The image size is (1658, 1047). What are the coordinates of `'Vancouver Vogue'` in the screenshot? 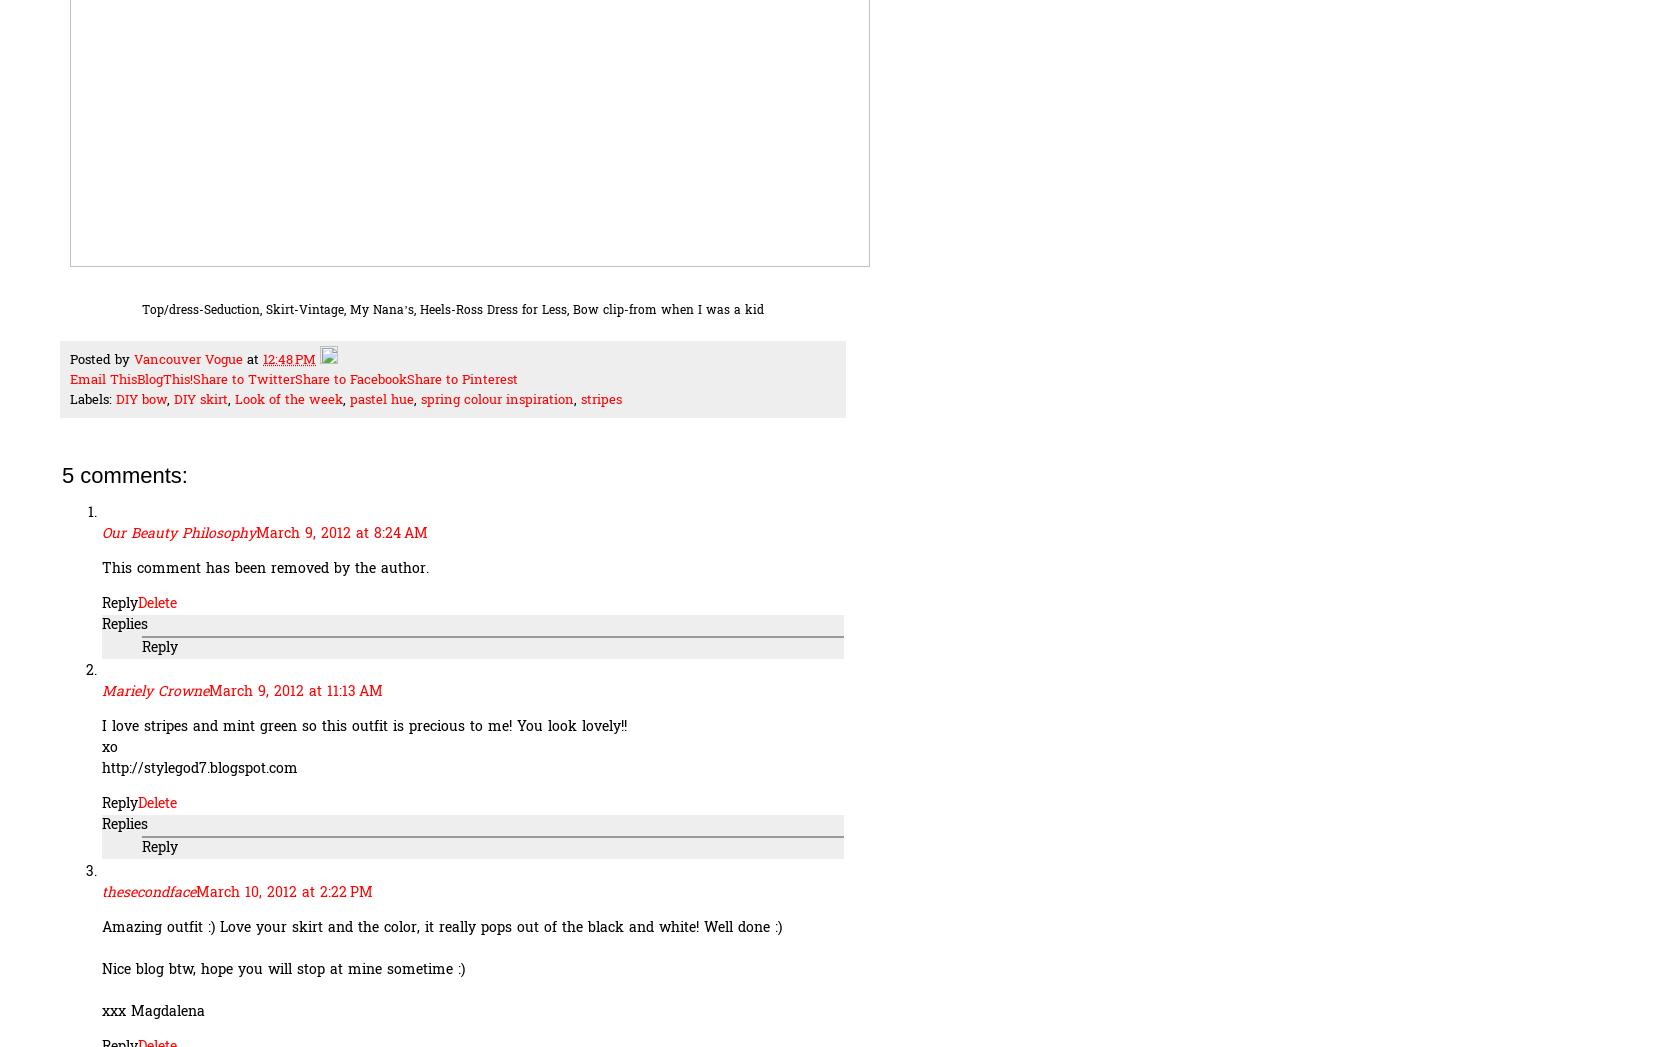 It's located at (132, 361).